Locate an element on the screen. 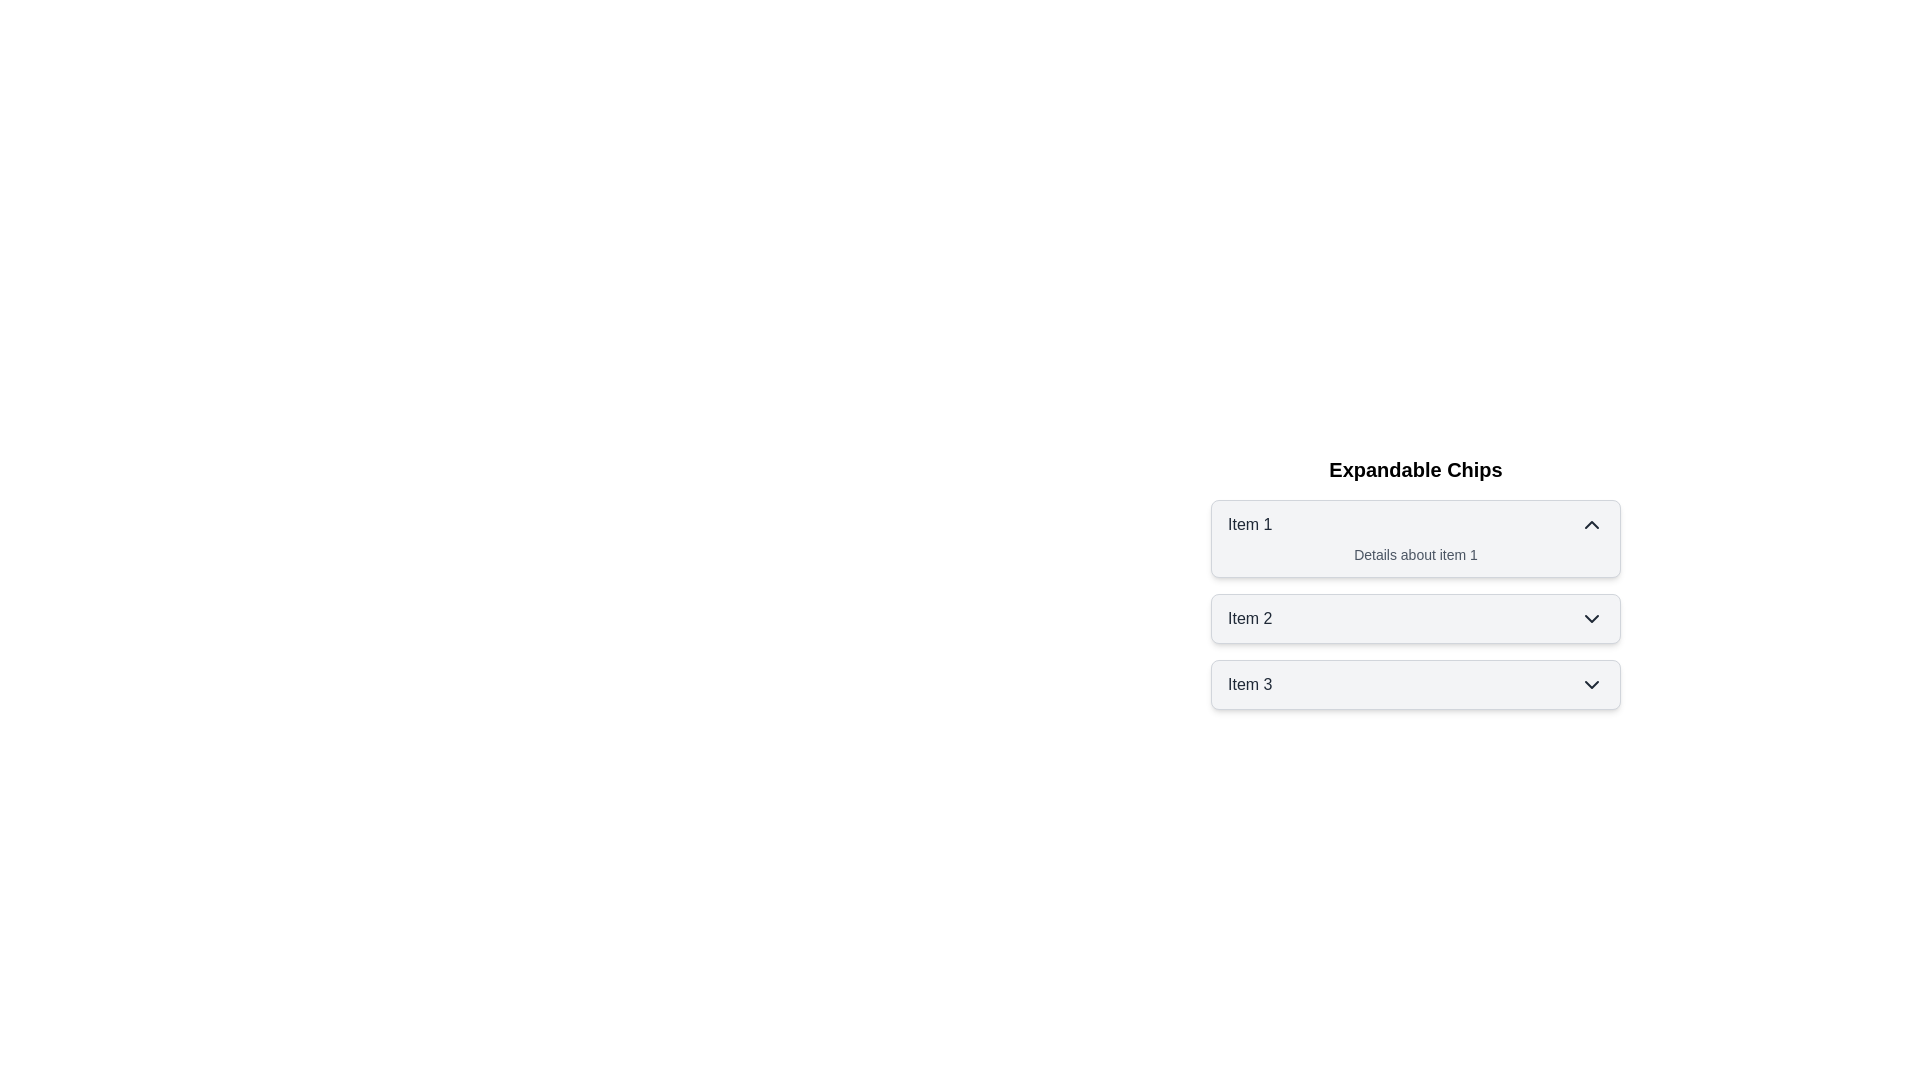 This screenshot has height=1080, width=1920. the label of chip Item 3 to toggle its state is located at coordinates (1248, 684).